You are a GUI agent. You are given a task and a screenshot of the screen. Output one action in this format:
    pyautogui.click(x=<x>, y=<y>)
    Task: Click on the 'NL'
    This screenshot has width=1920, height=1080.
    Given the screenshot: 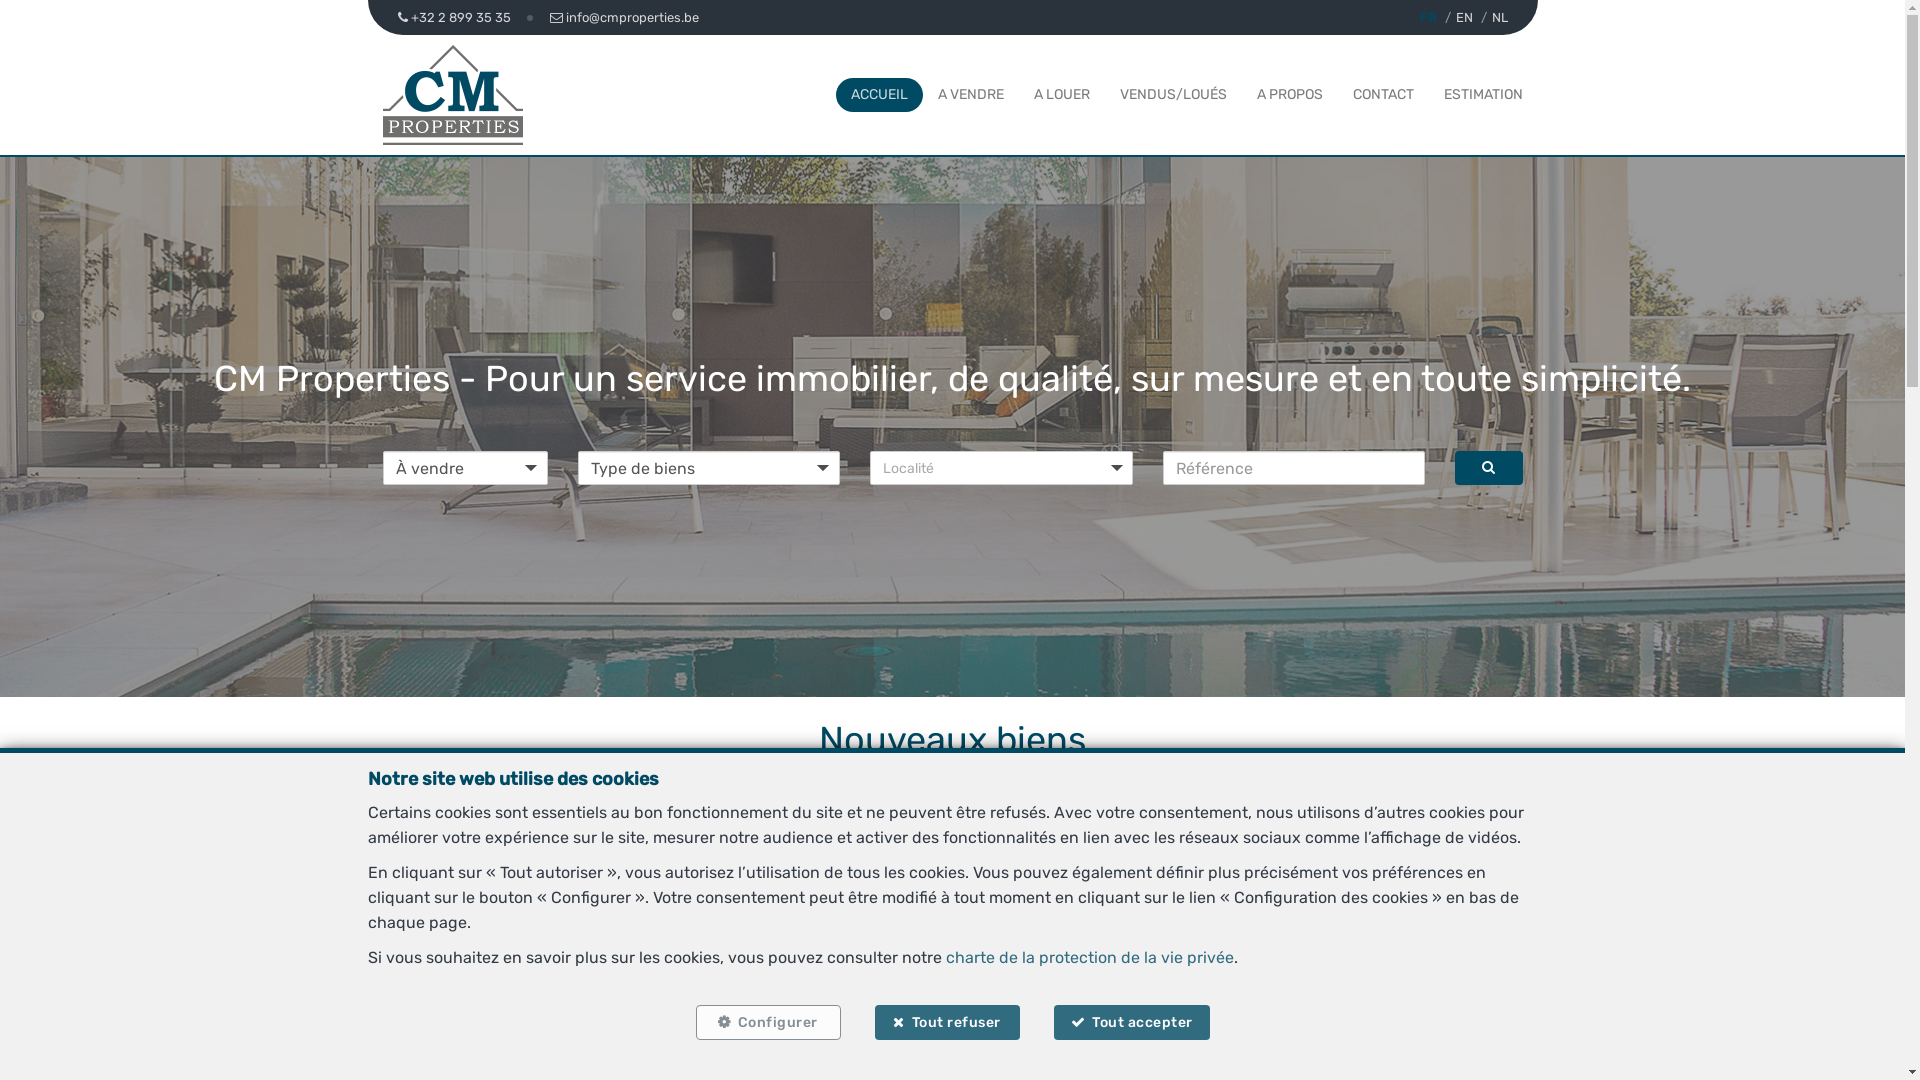 What is the action you would take?
    pyautogui.click(x=1499, y=17)
    